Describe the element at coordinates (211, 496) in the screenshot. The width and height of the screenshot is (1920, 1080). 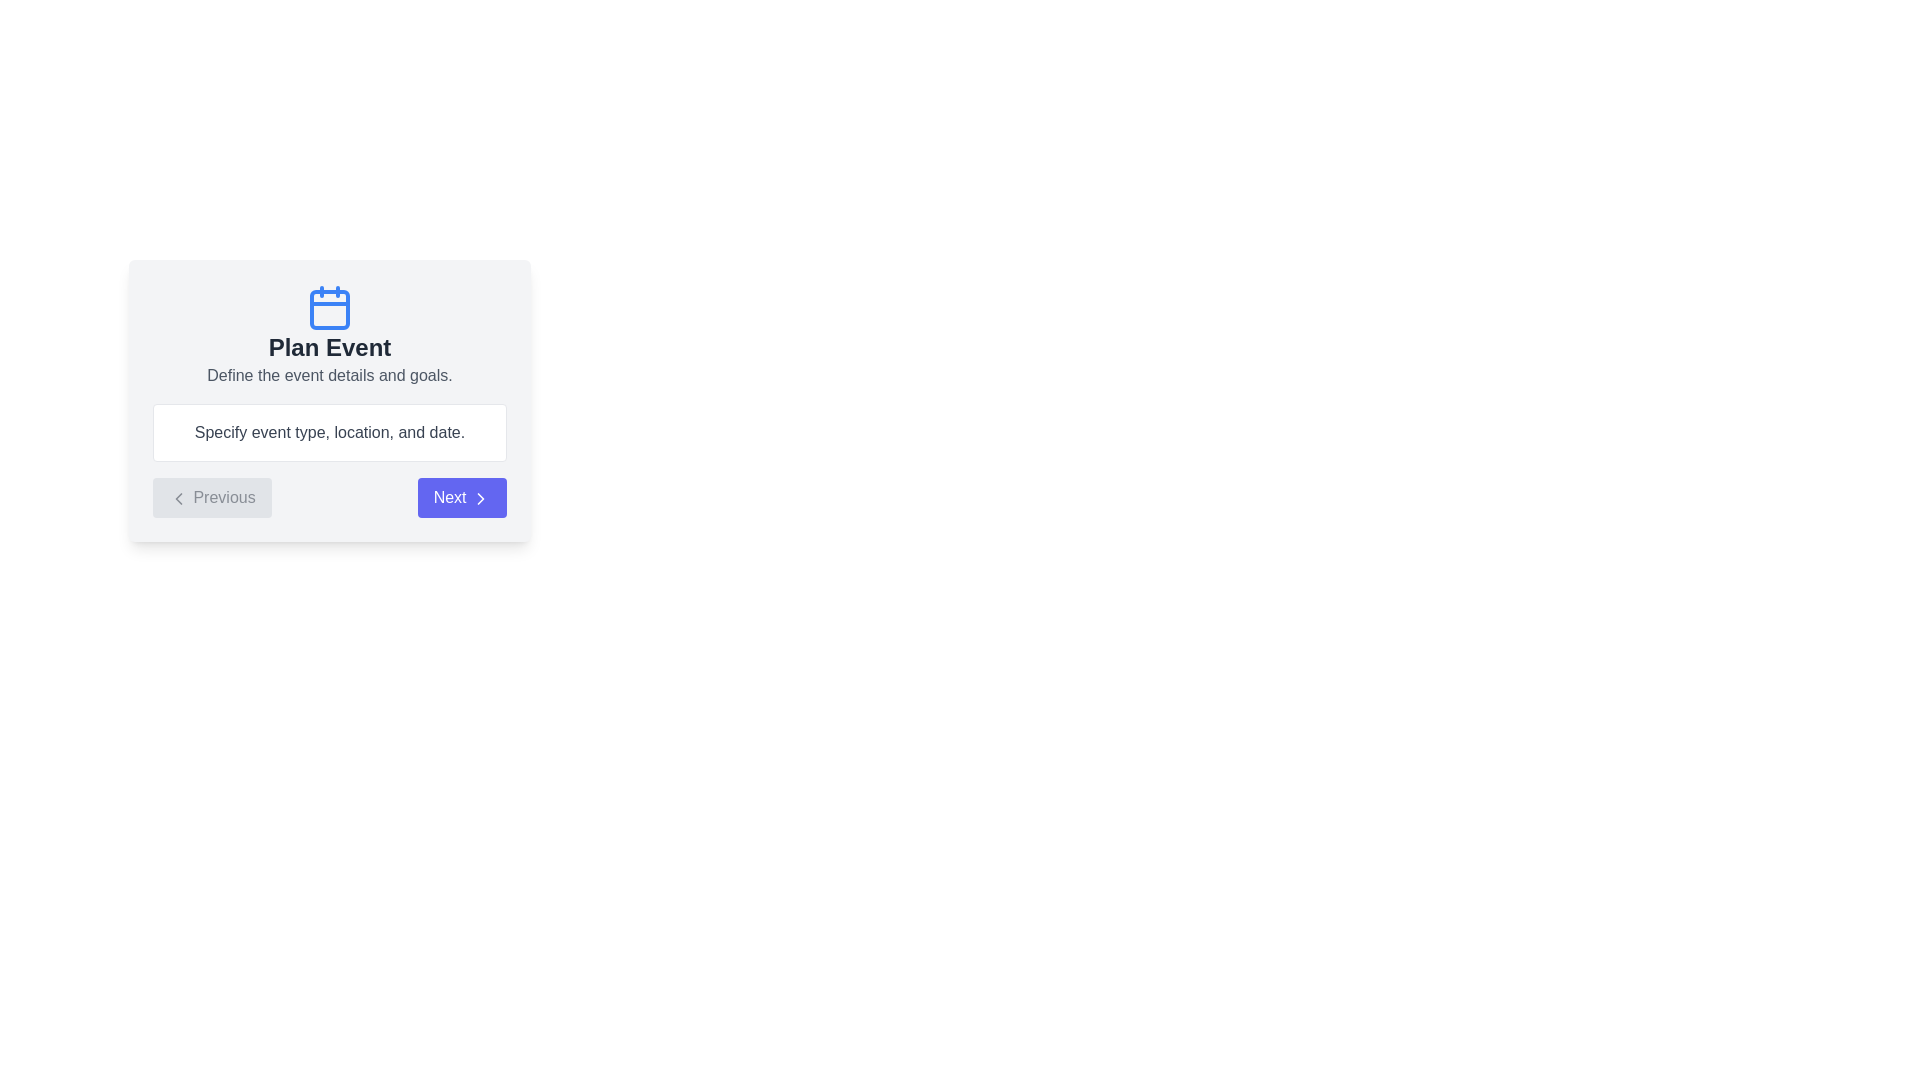
I see `the 'Previous' button to navigate to the previous step` at that location.